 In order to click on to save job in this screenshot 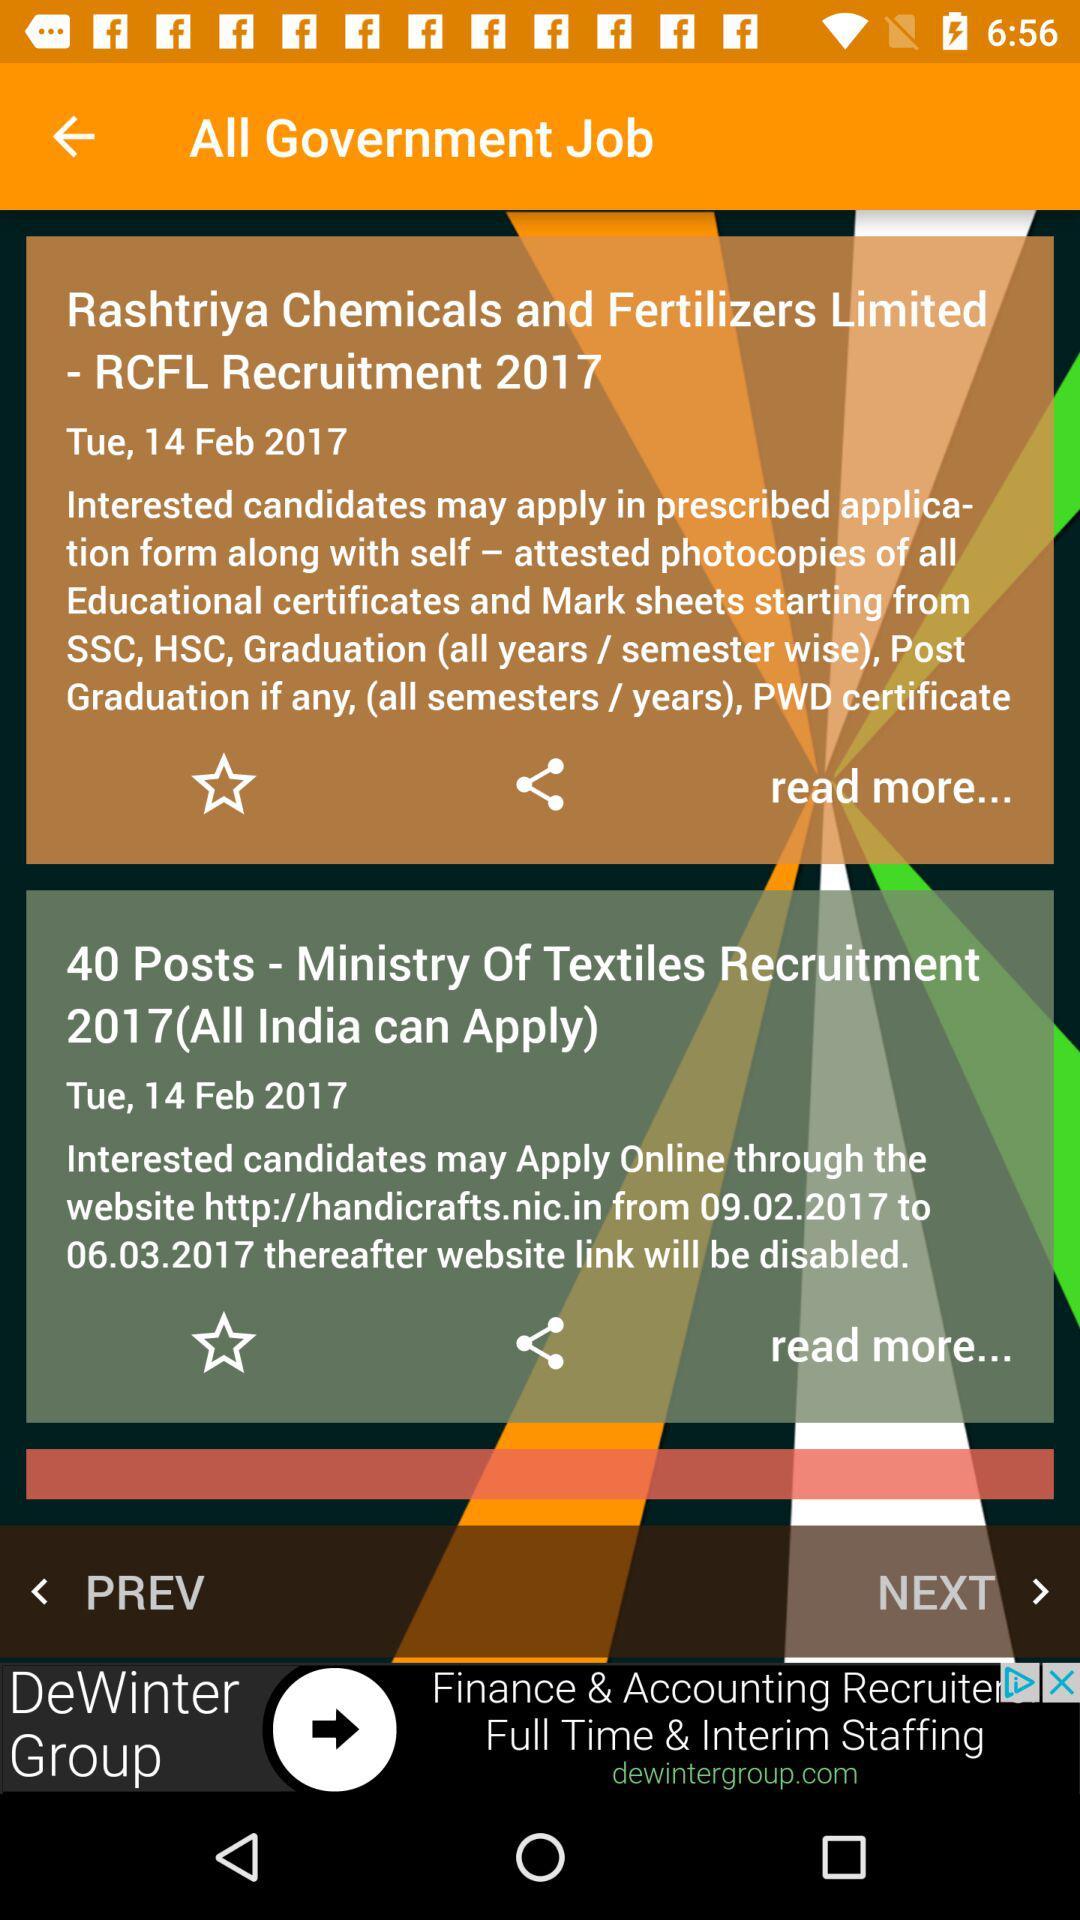, I will do `click(223, 783)`.